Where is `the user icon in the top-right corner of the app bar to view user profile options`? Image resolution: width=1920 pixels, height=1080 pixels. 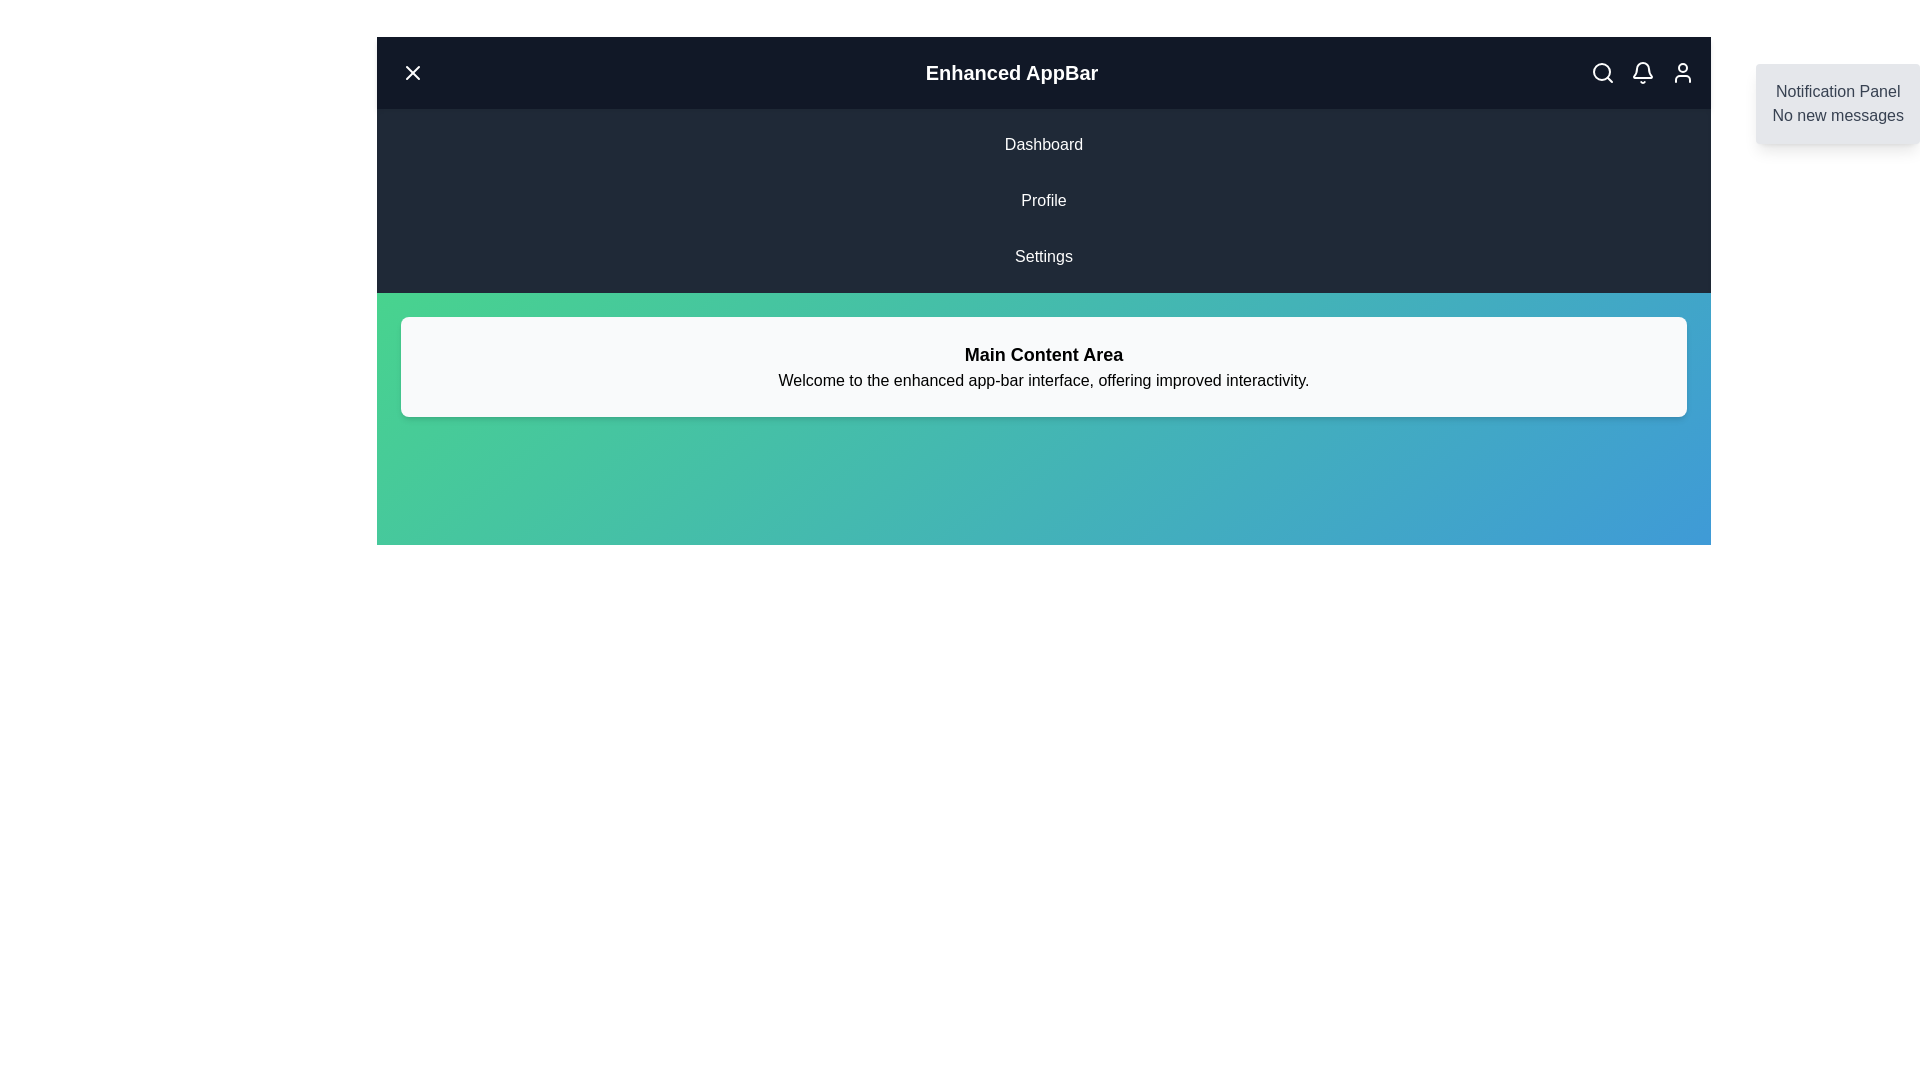
the user icon in the top-right corner of the app bar to view user profile options is located at coordinates (1682, 72).